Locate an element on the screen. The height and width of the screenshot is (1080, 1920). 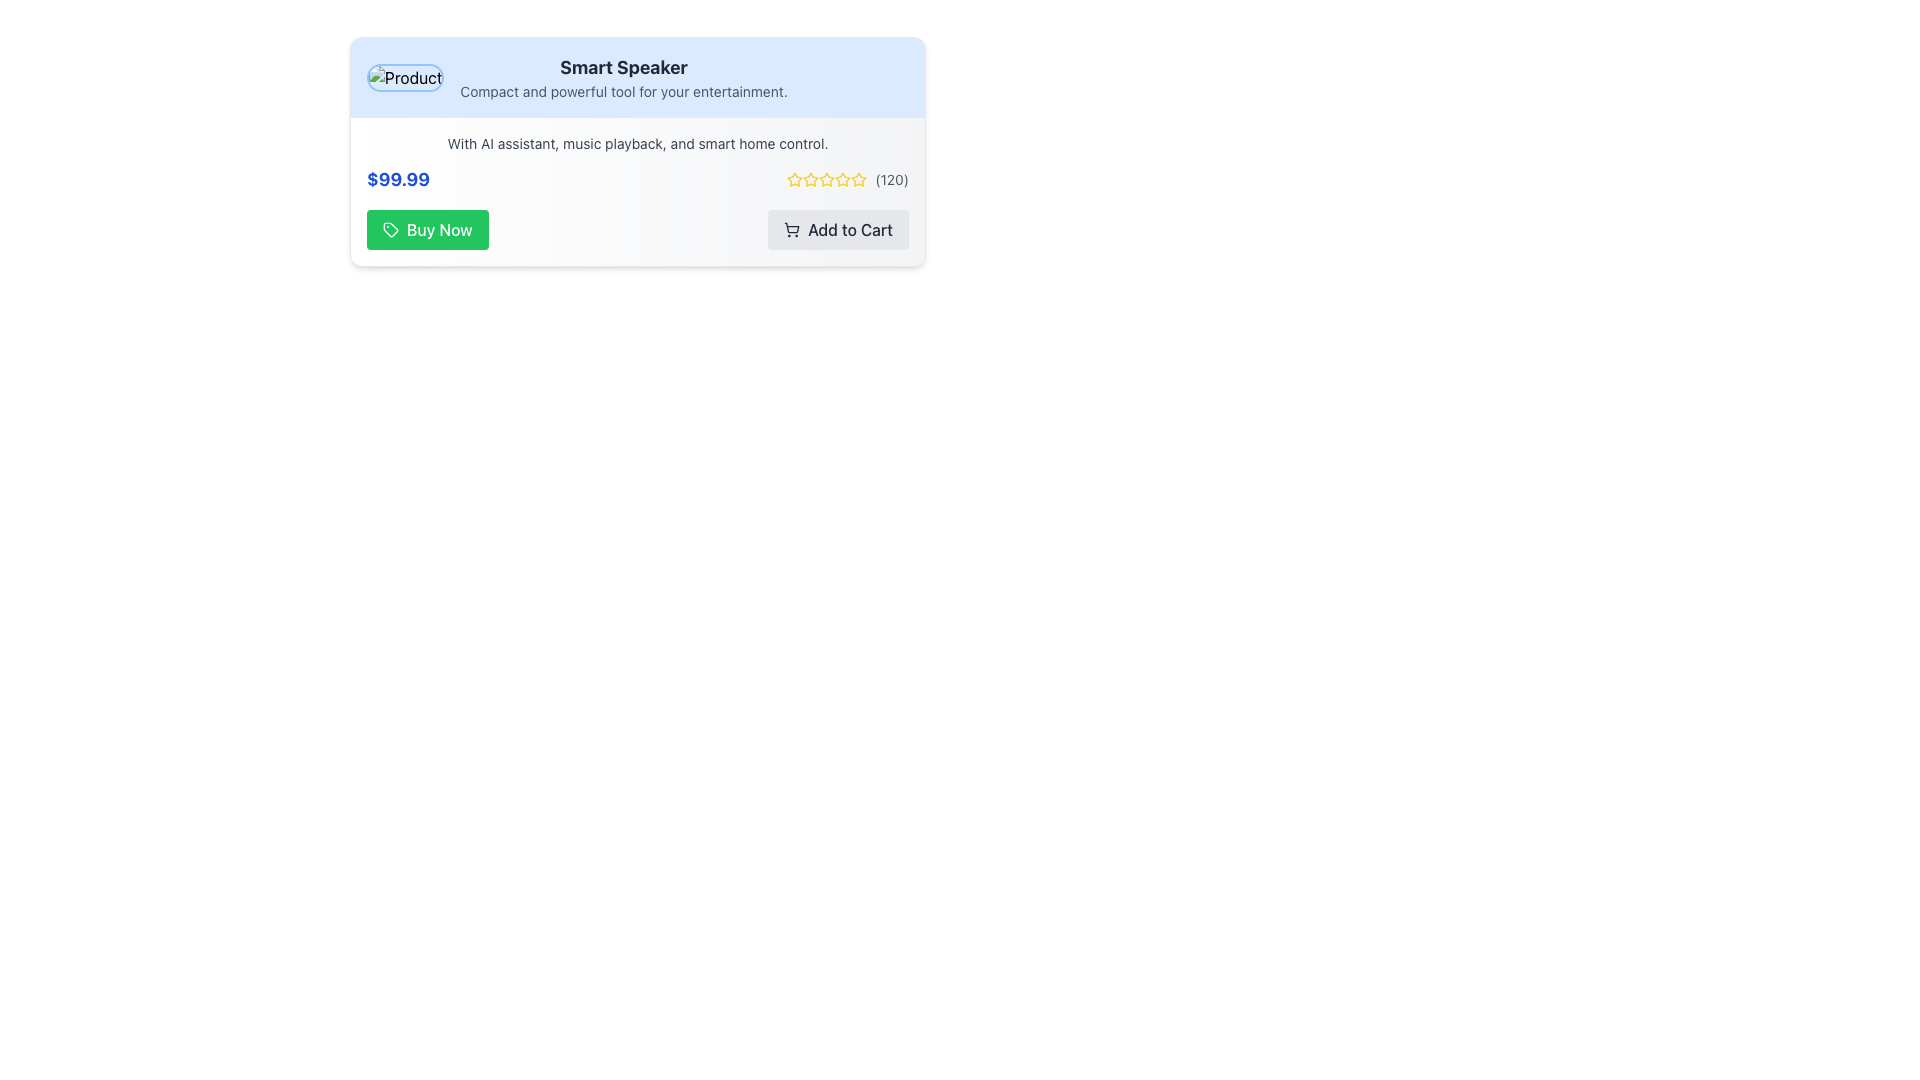
the fourth star in the five-star rating component, which visually displays a rating of 4 out of 5 stars, located to the left of the text '(120)' is located at coordinates (827, 180).